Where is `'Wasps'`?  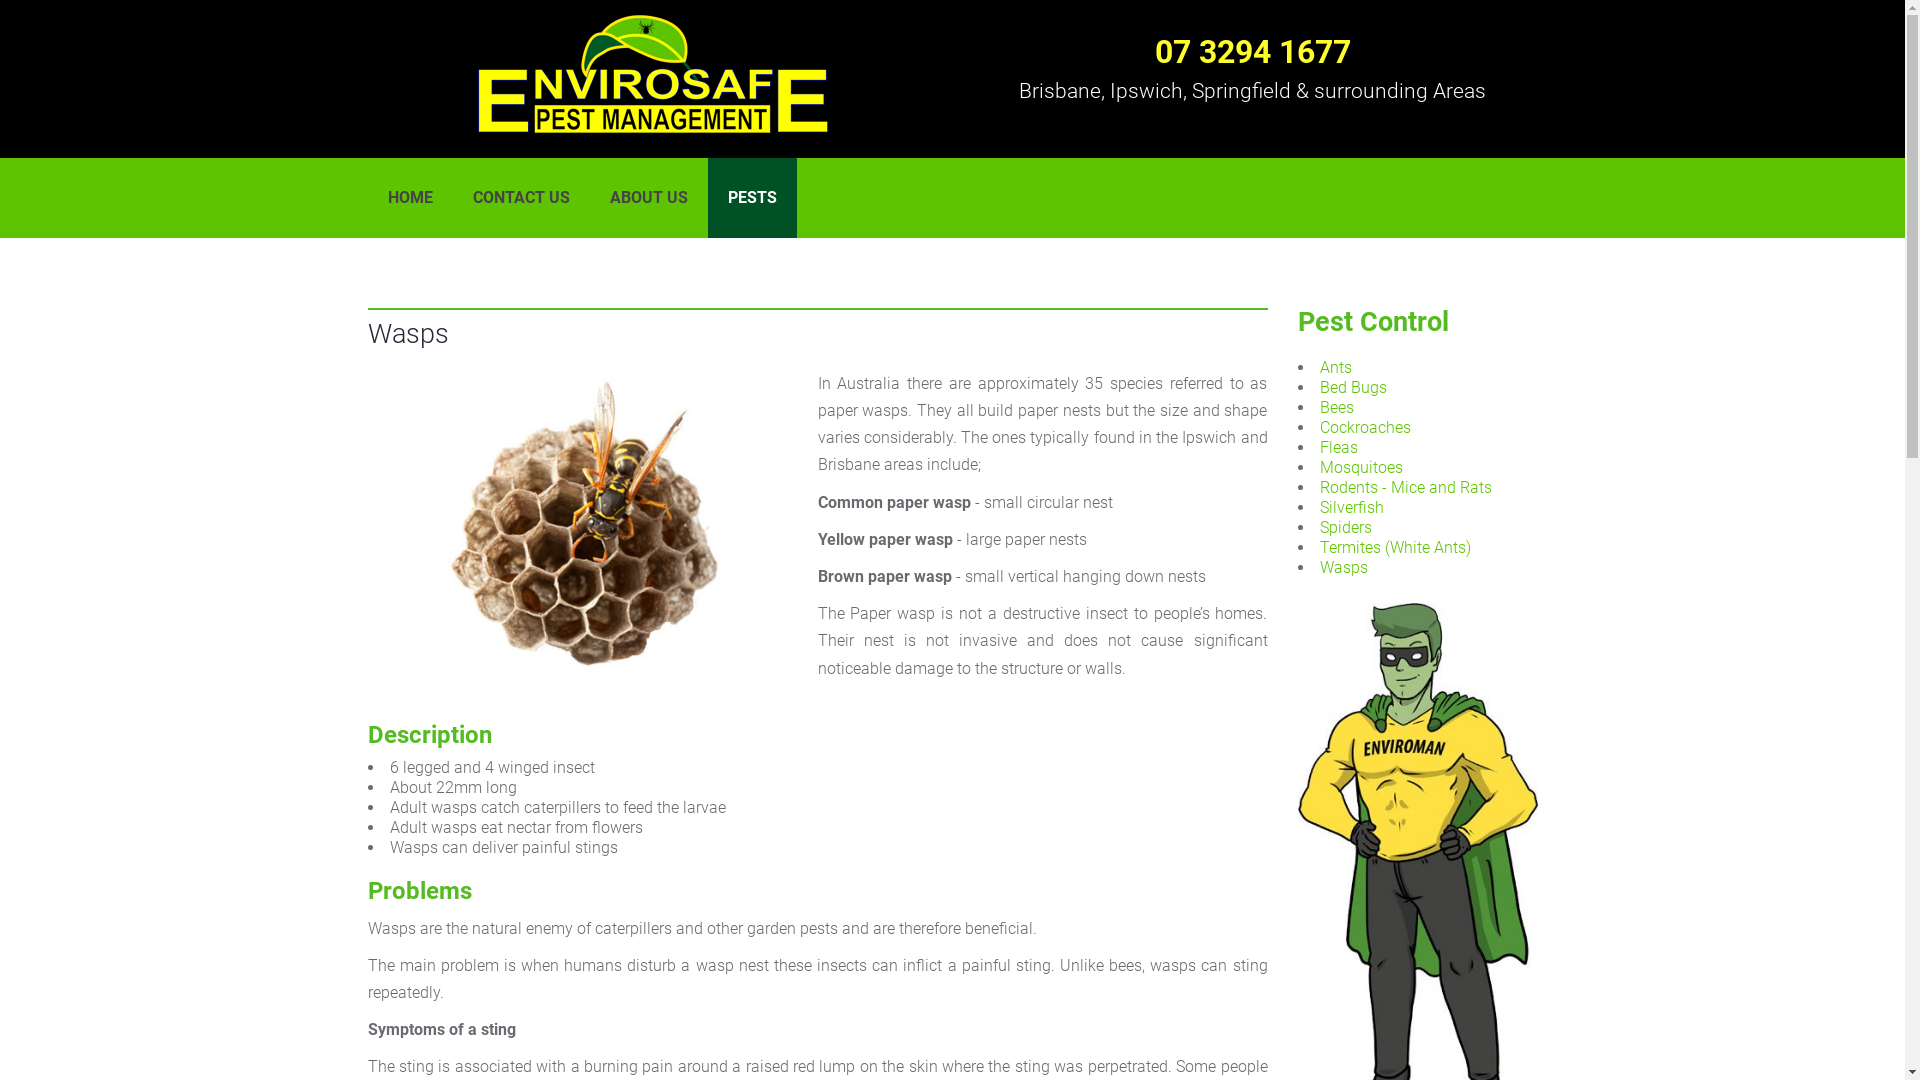 'Wasps' is located at coordinates (1344, 567).